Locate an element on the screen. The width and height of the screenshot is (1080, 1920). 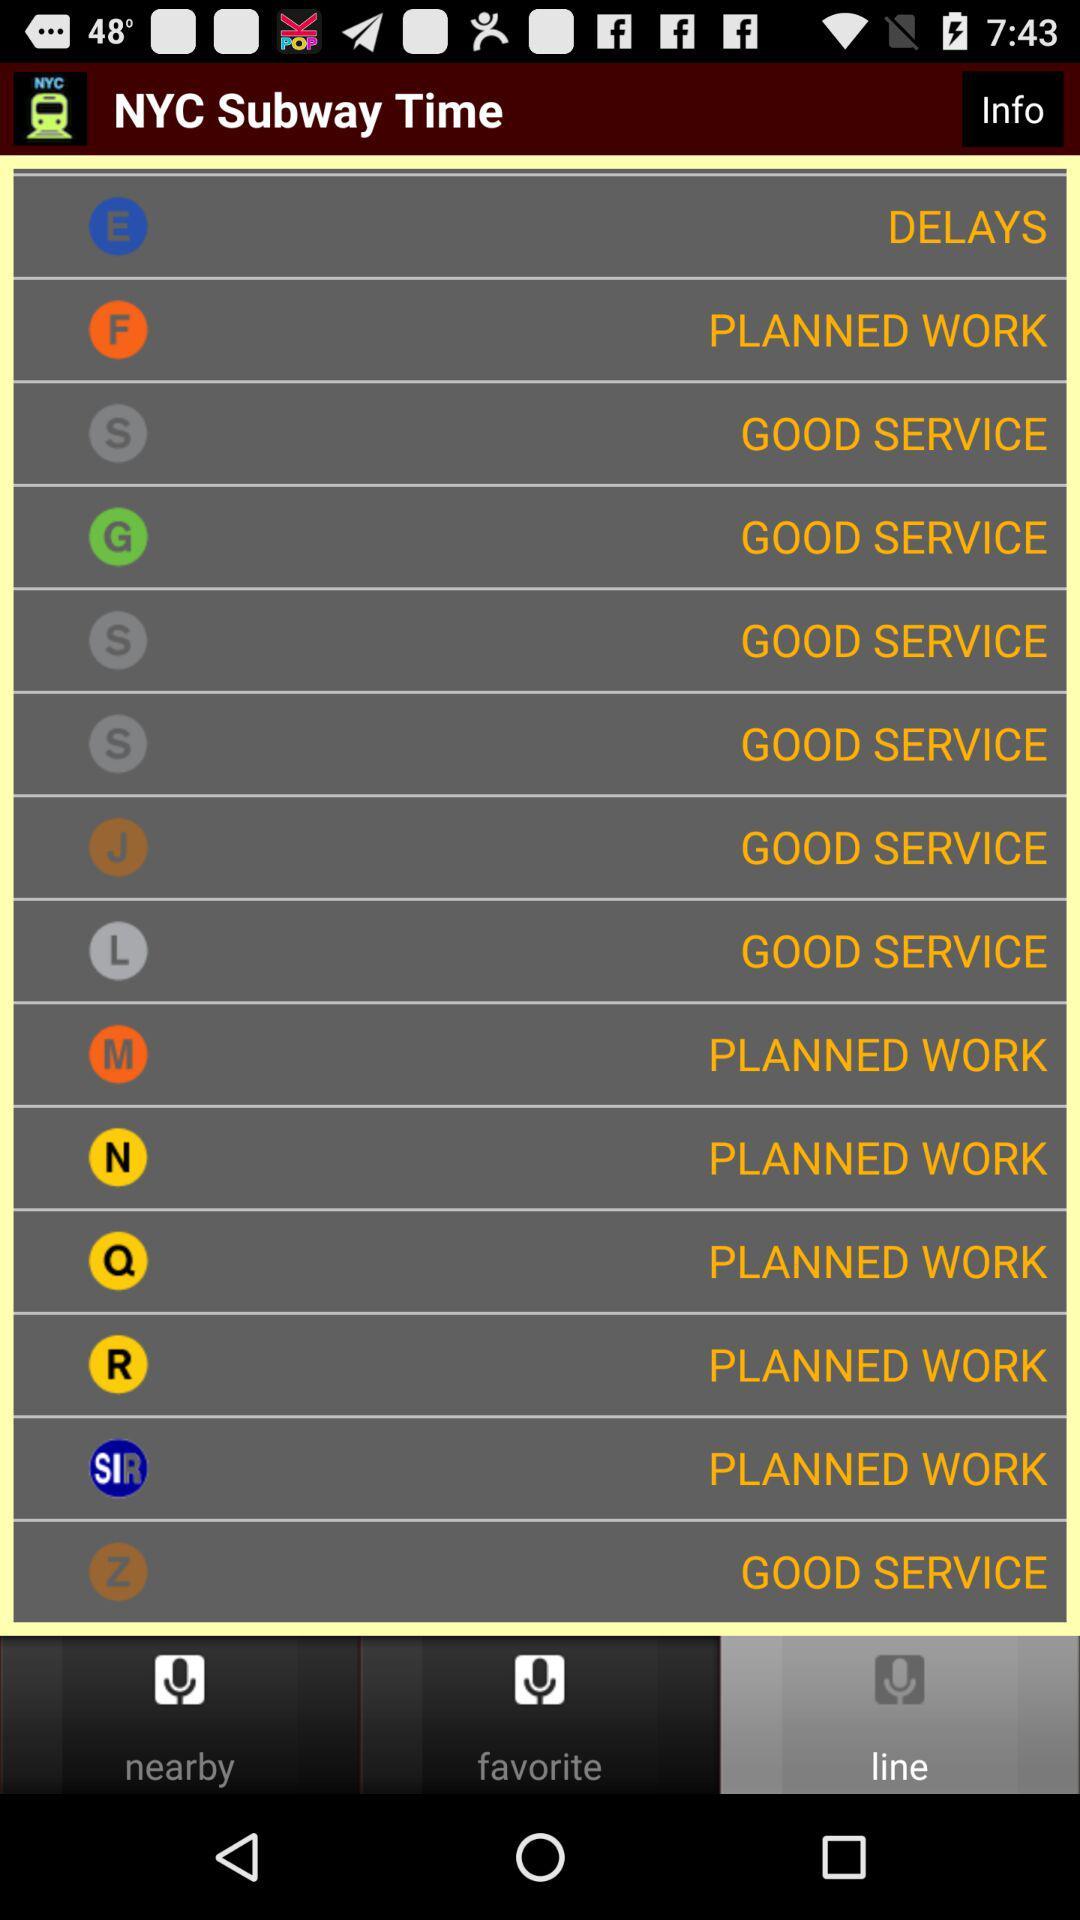
delays app is located at coordinates (644, 225).